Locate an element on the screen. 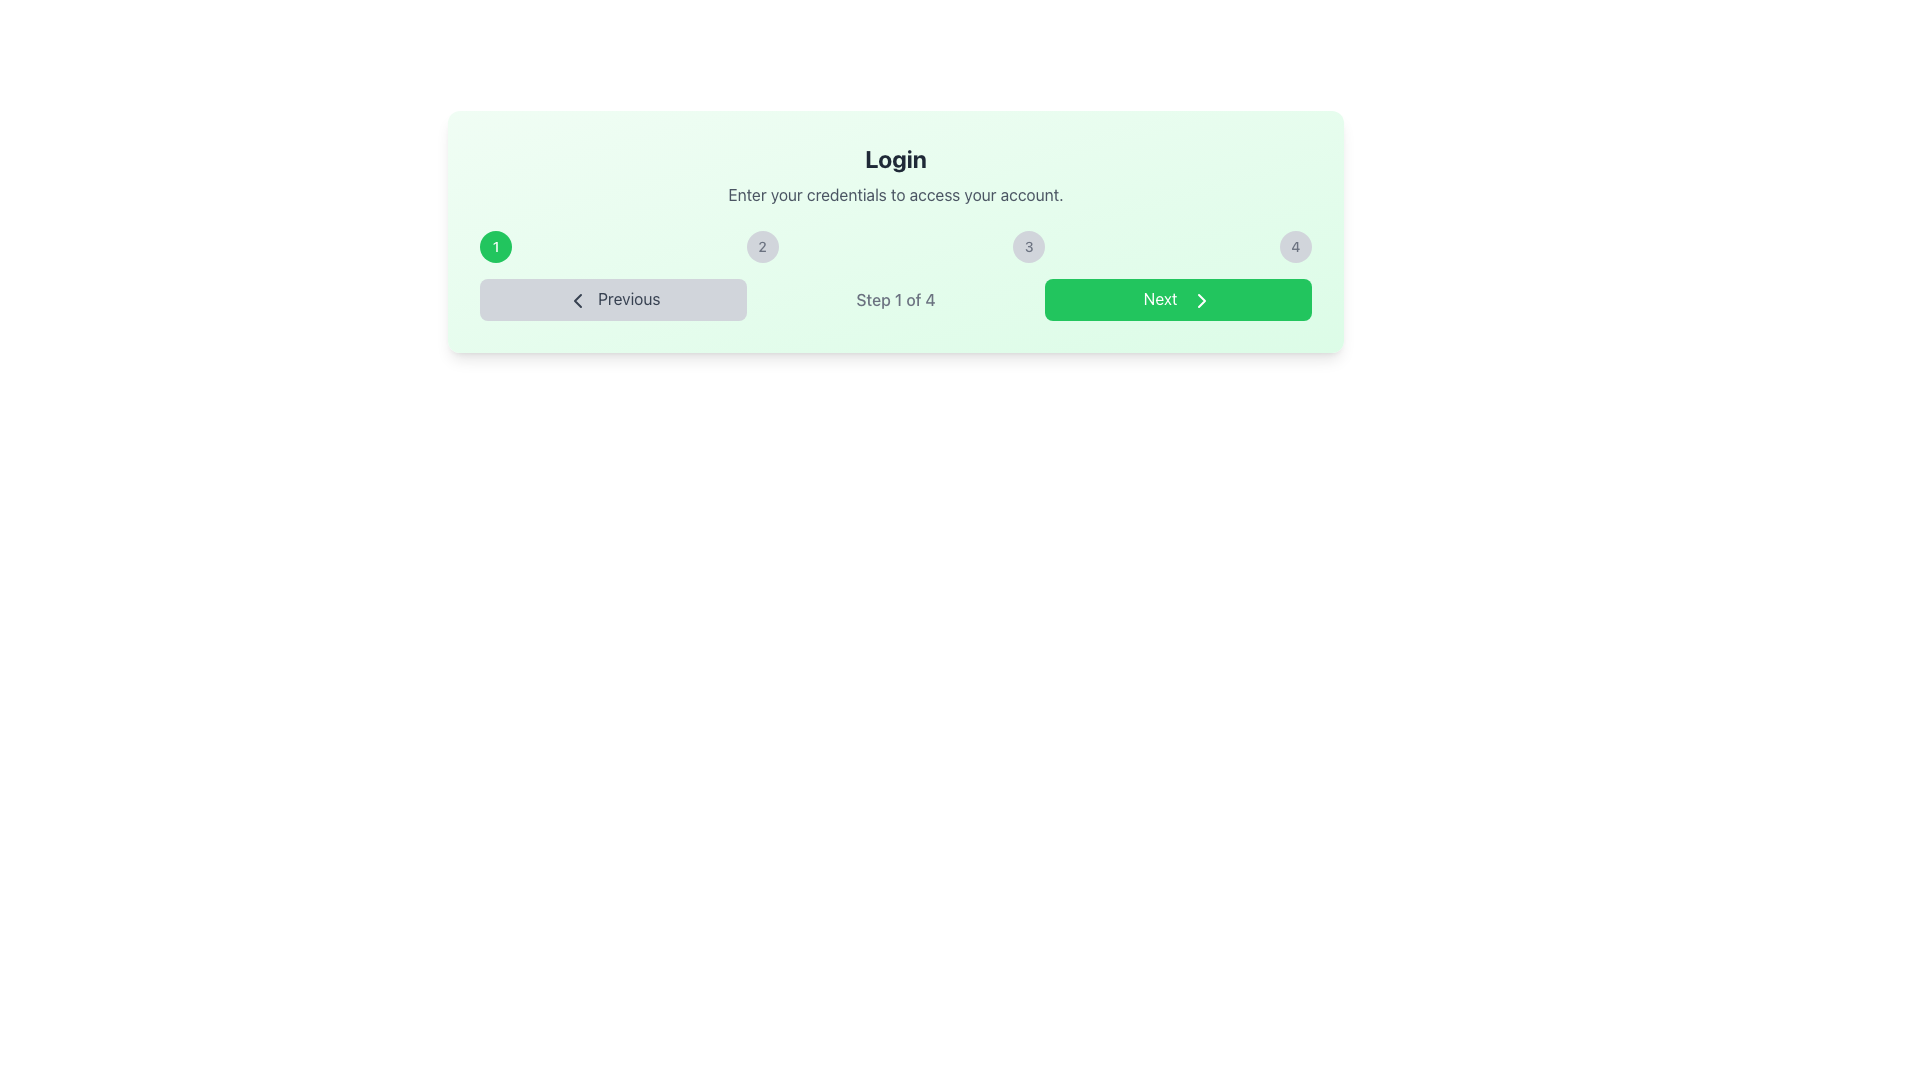  the text label that reads 'Step 1 of 4' in a medium gray color, positioned centrally in the navigation bar is located at coordinates (895, 299).